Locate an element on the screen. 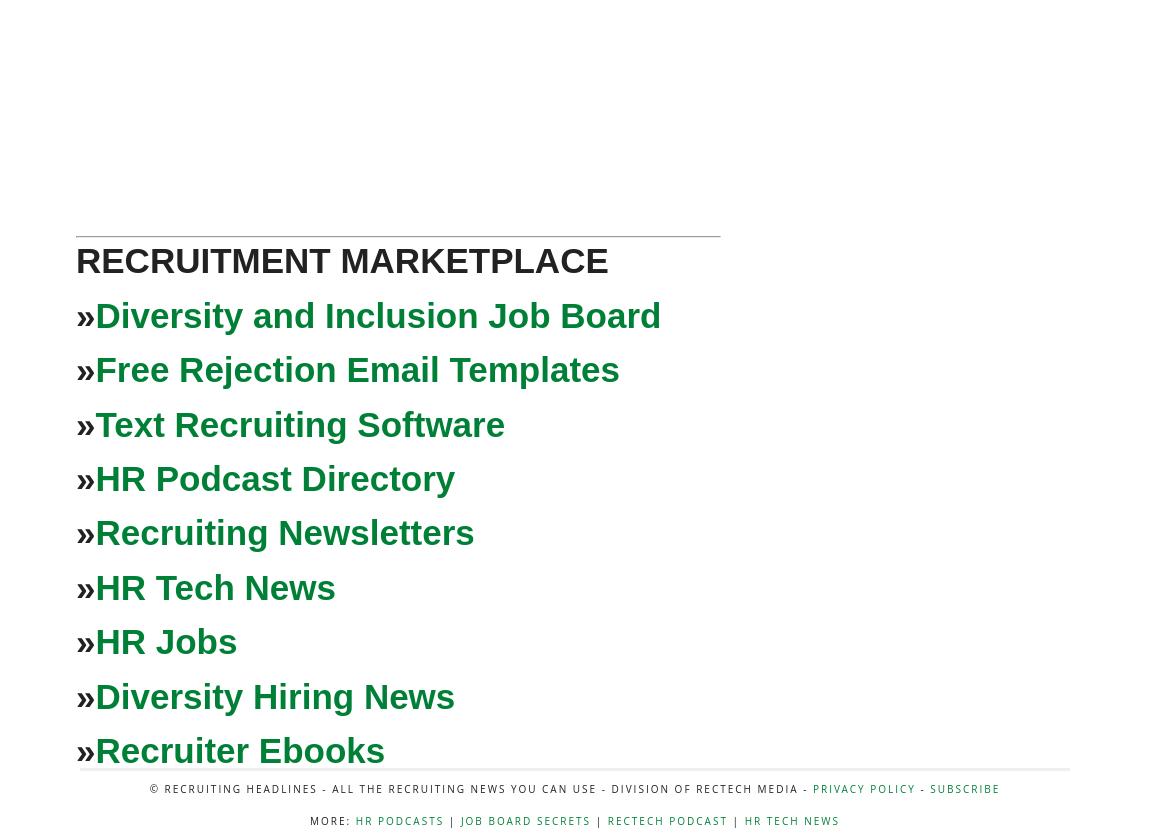 The height and width of the screenshot is (838, 1150). '© Recruiting Headlines - All the Recruiting News You Can Use - Division of RecTech Media -' is located at coordinates (480, 786).